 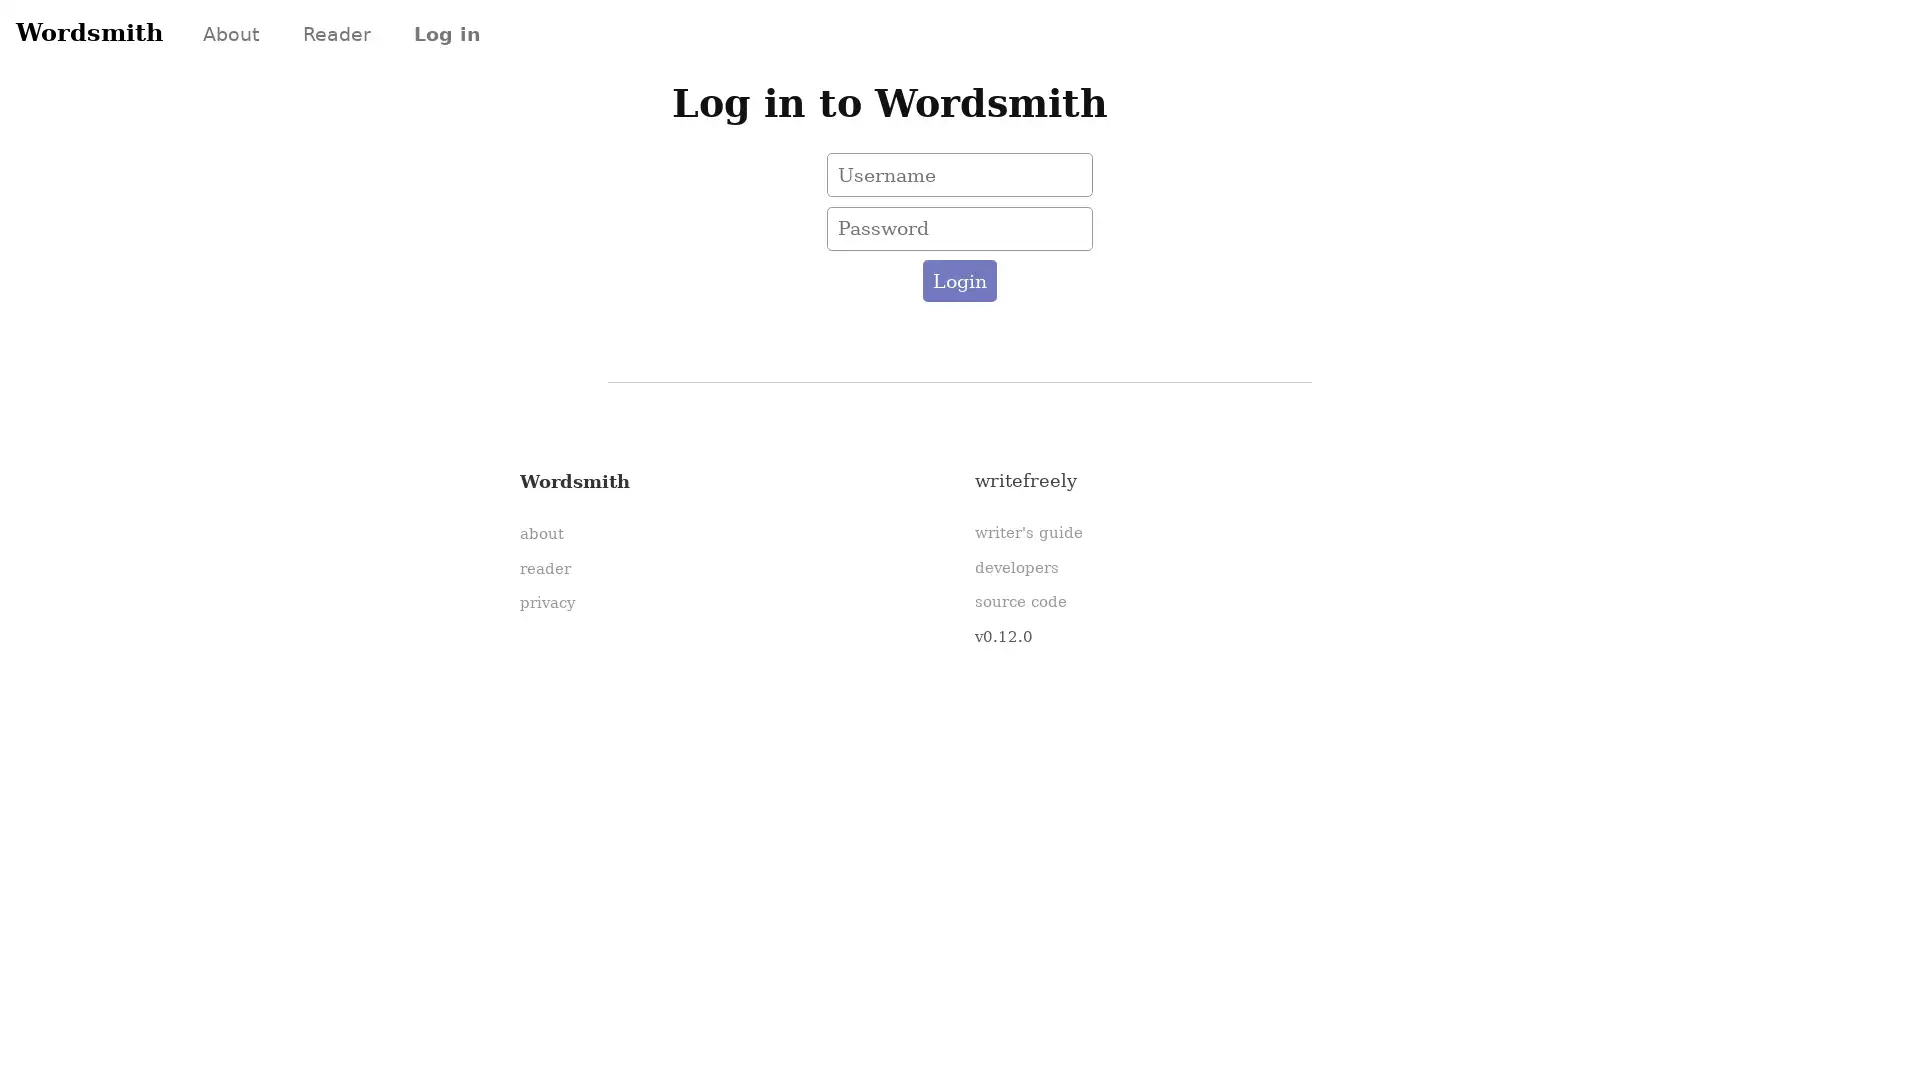 What do you see at coordinates (958, 281) in the screenshot?
I see `Login` at bounding box center [958, 281].